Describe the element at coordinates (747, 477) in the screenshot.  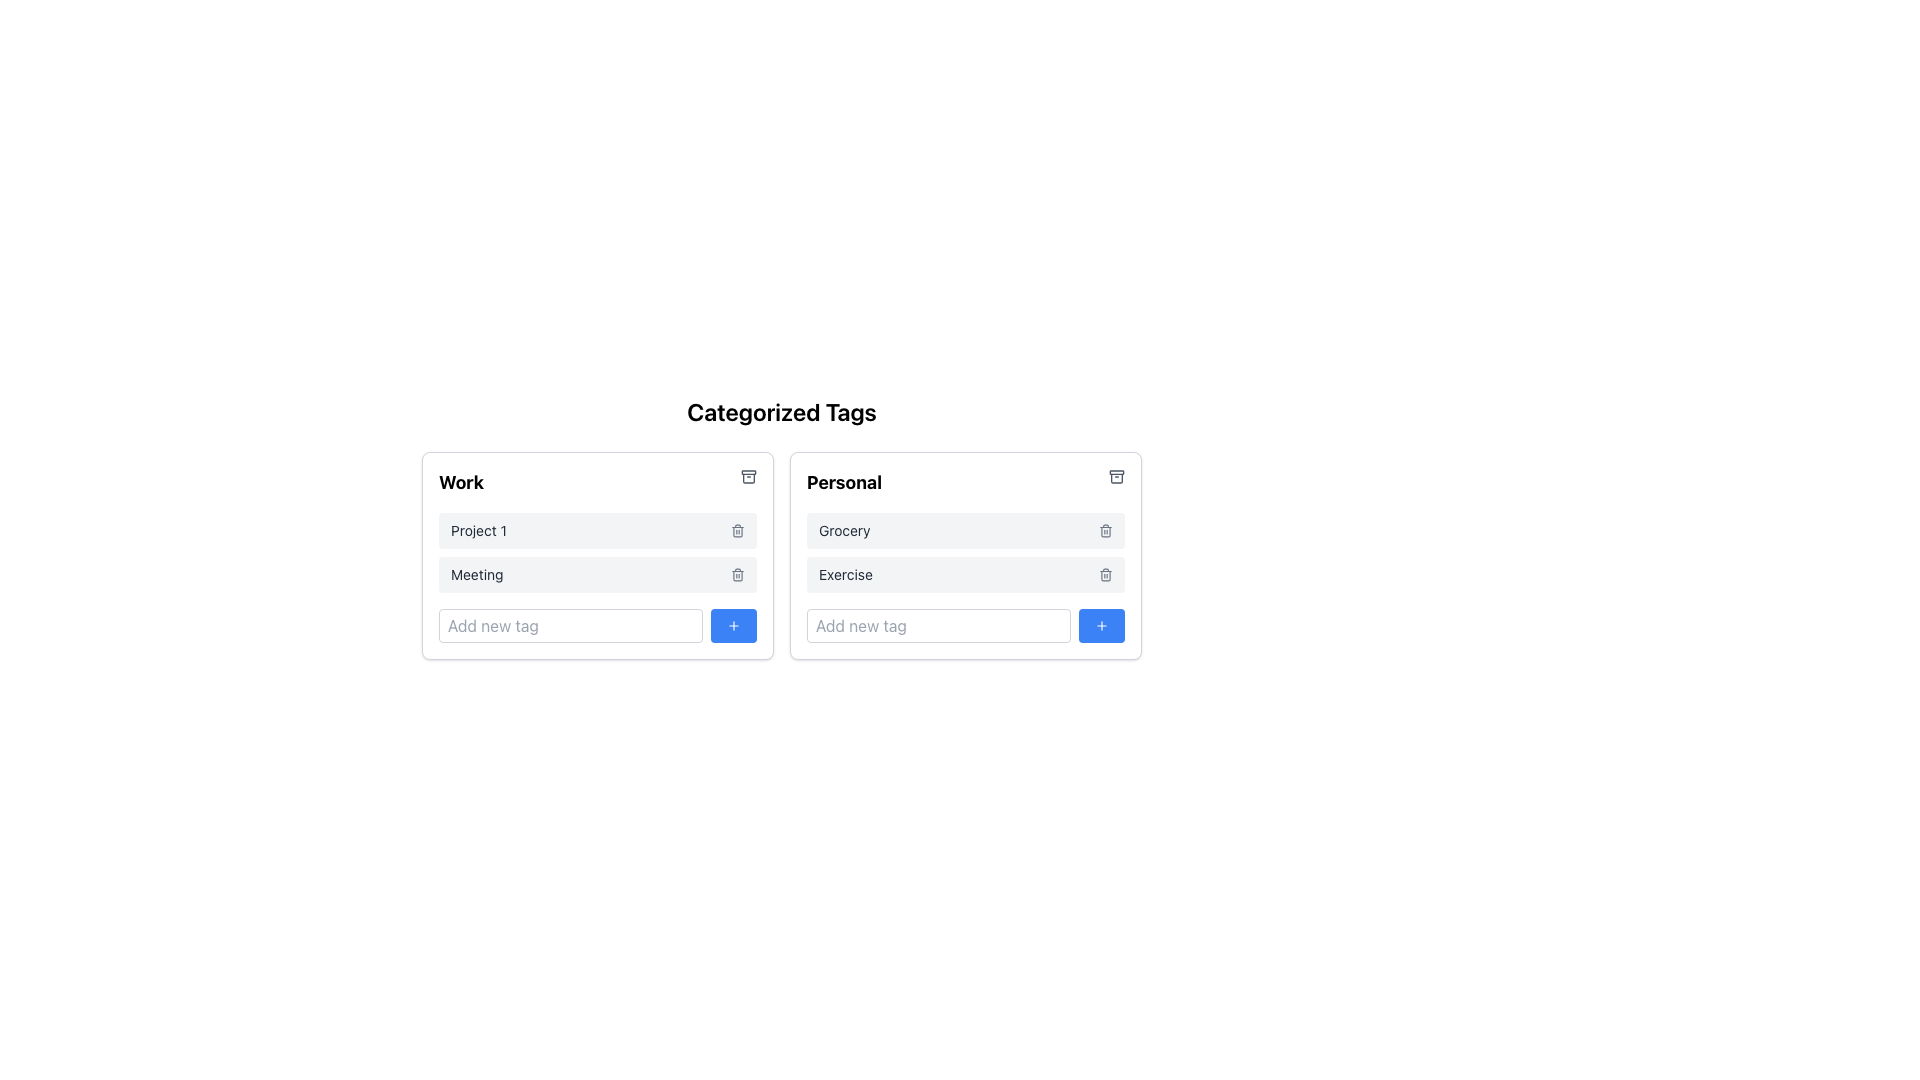
I see `the archive icon button located in the top-right corner of the 'Work' section` at that location.